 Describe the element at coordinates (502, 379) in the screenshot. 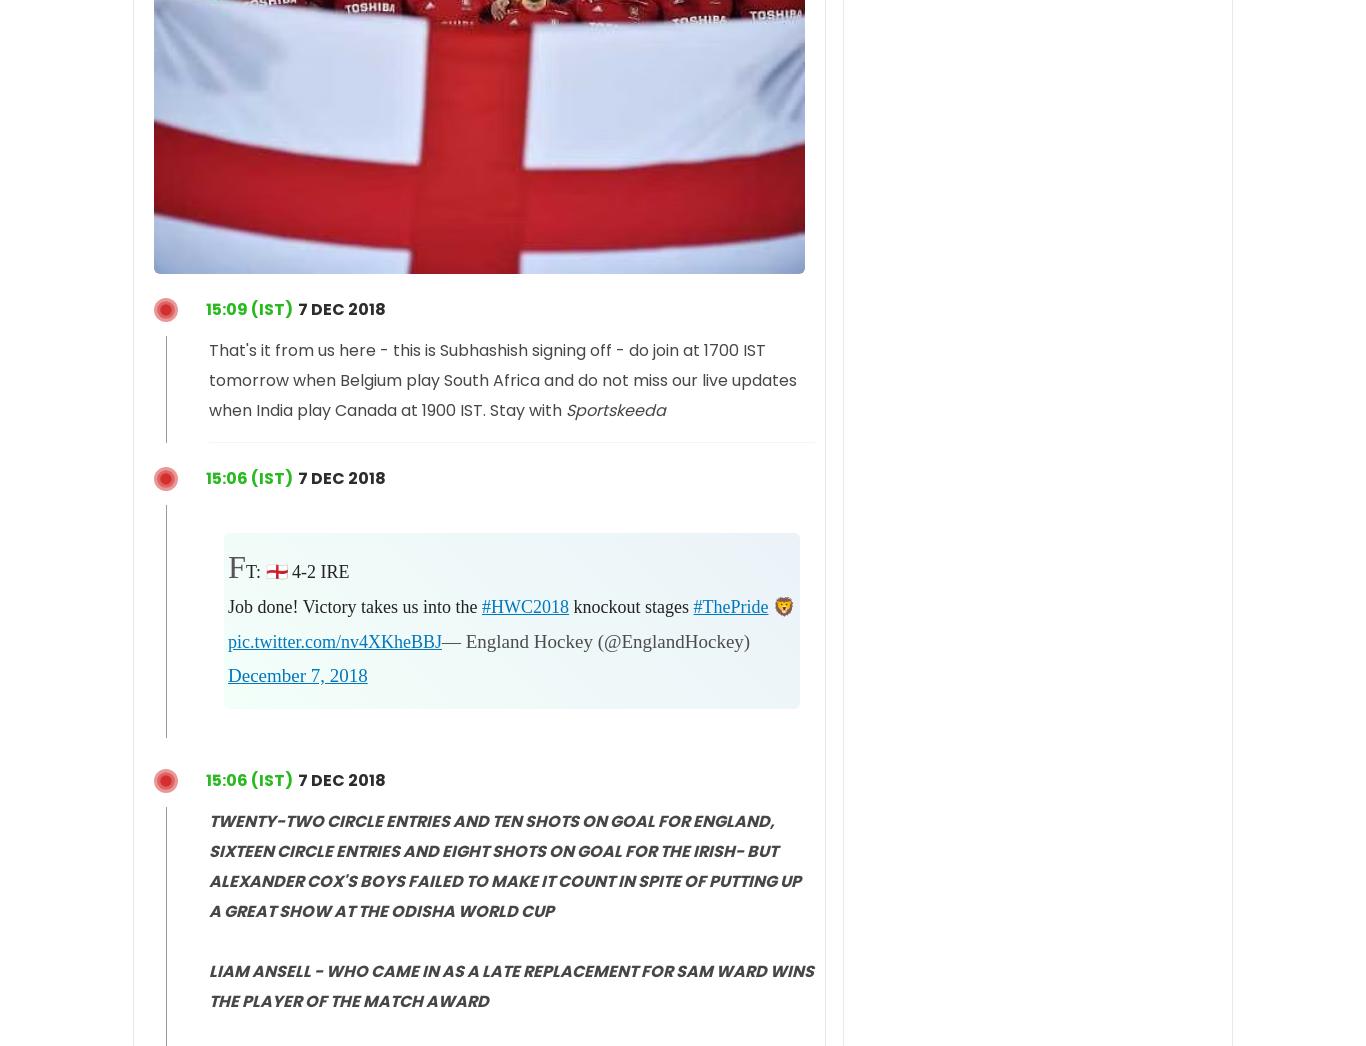

I see `'That's it from us here - this is Subhashish signing off - do join at 1700 IST tomorrow when Belgium play South Africa and do not miss our live updates when India play Canada at 1900 IST. Stay with'` at that location.